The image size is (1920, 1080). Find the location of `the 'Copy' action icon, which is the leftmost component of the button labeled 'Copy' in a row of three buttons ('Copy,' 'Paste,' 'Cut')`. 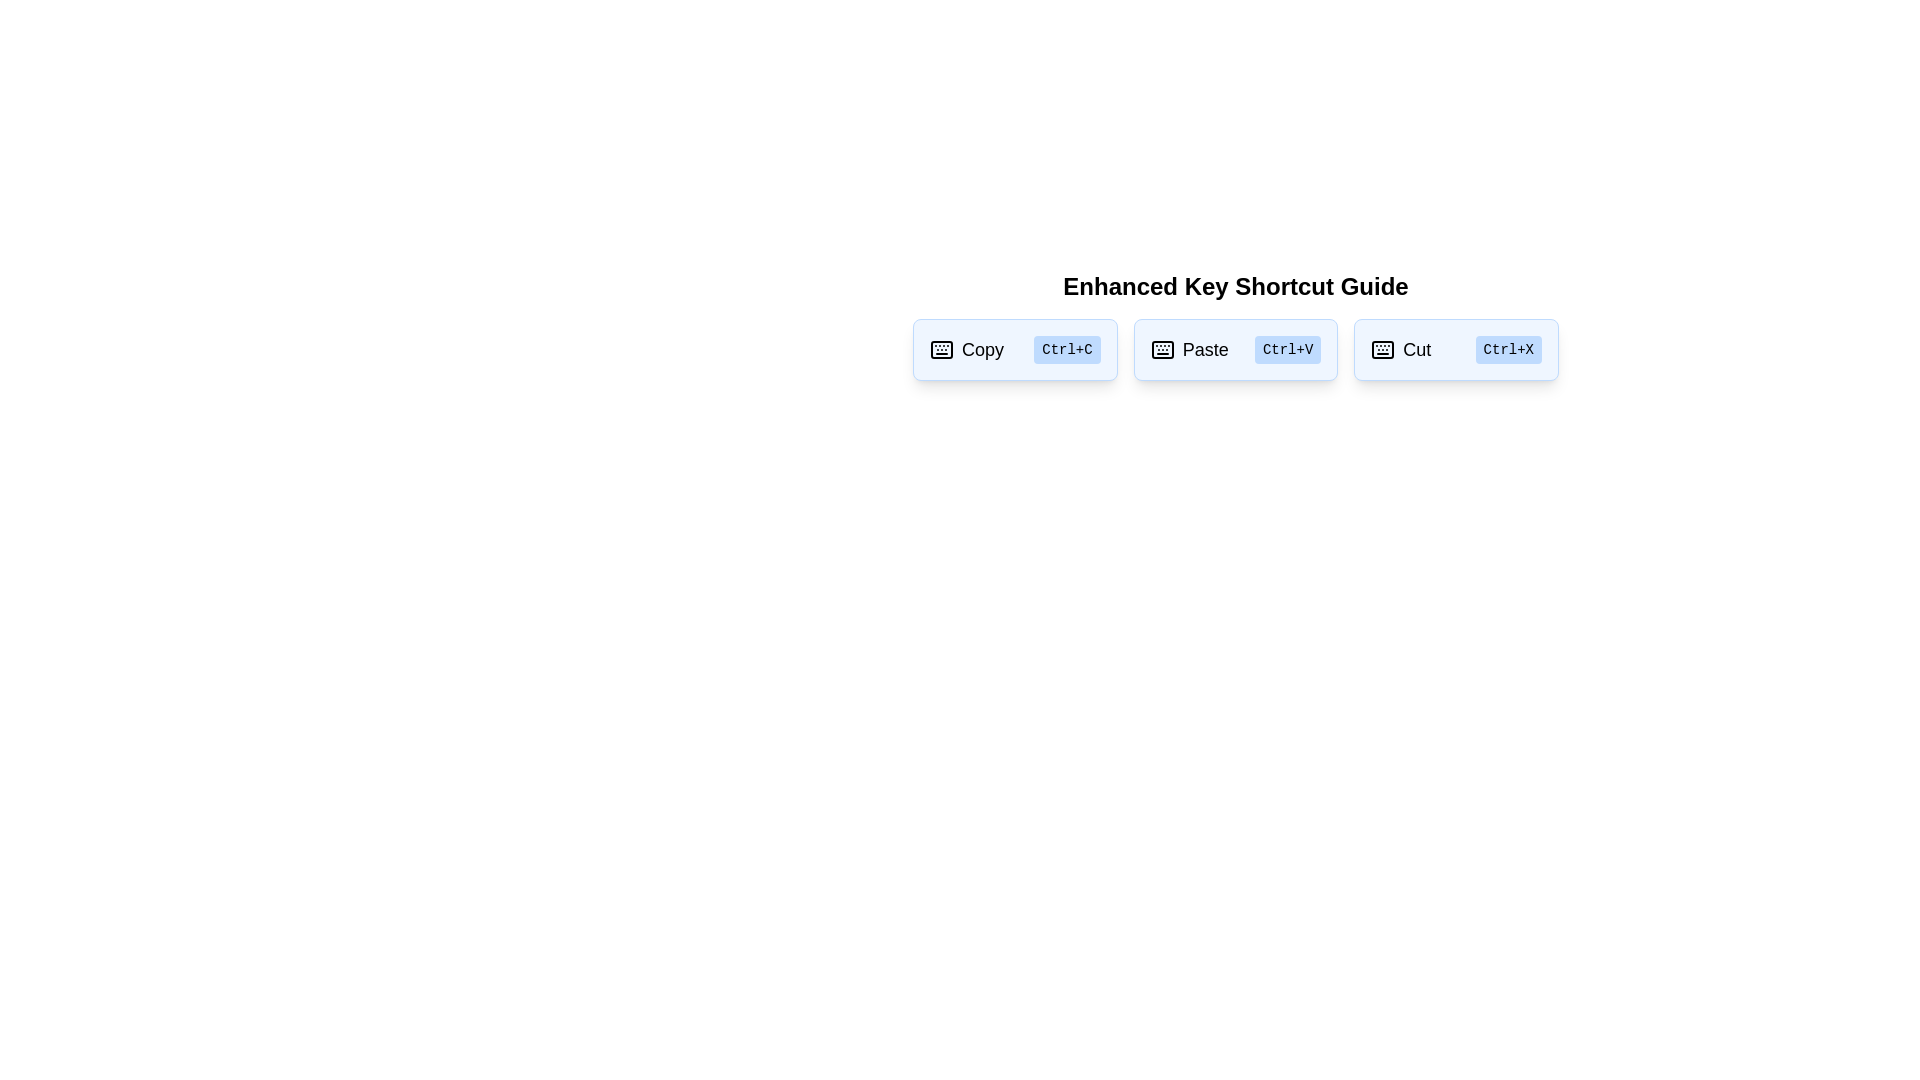

the 'Copy' action icon, which is the leftmost component of the button labeled 'Copy' in a row of three buttons ('Copy,' 'Paste,' 'Cut') is located at coordinates (940, 349).